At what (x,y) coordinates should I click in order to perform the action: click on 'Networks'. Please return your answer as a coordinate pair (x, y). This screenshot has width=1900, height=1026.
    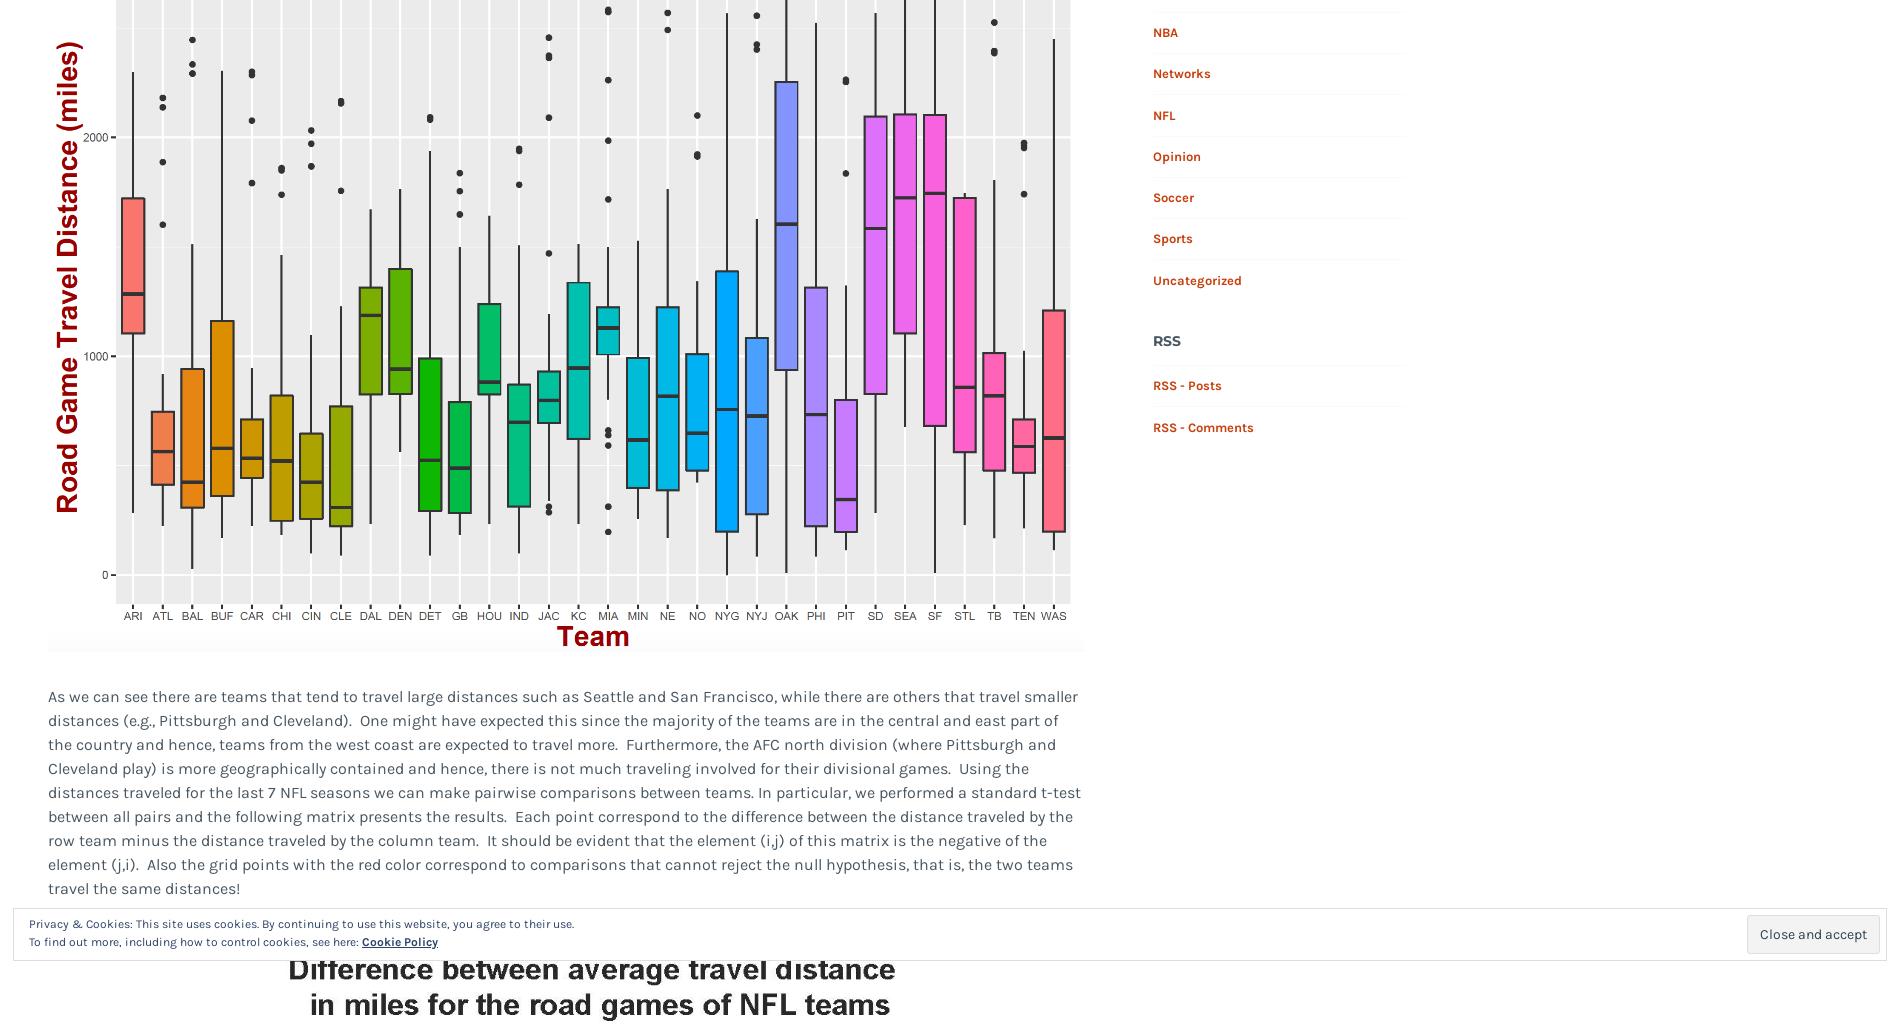
    Looking at the image, I should click on (1181, 72).